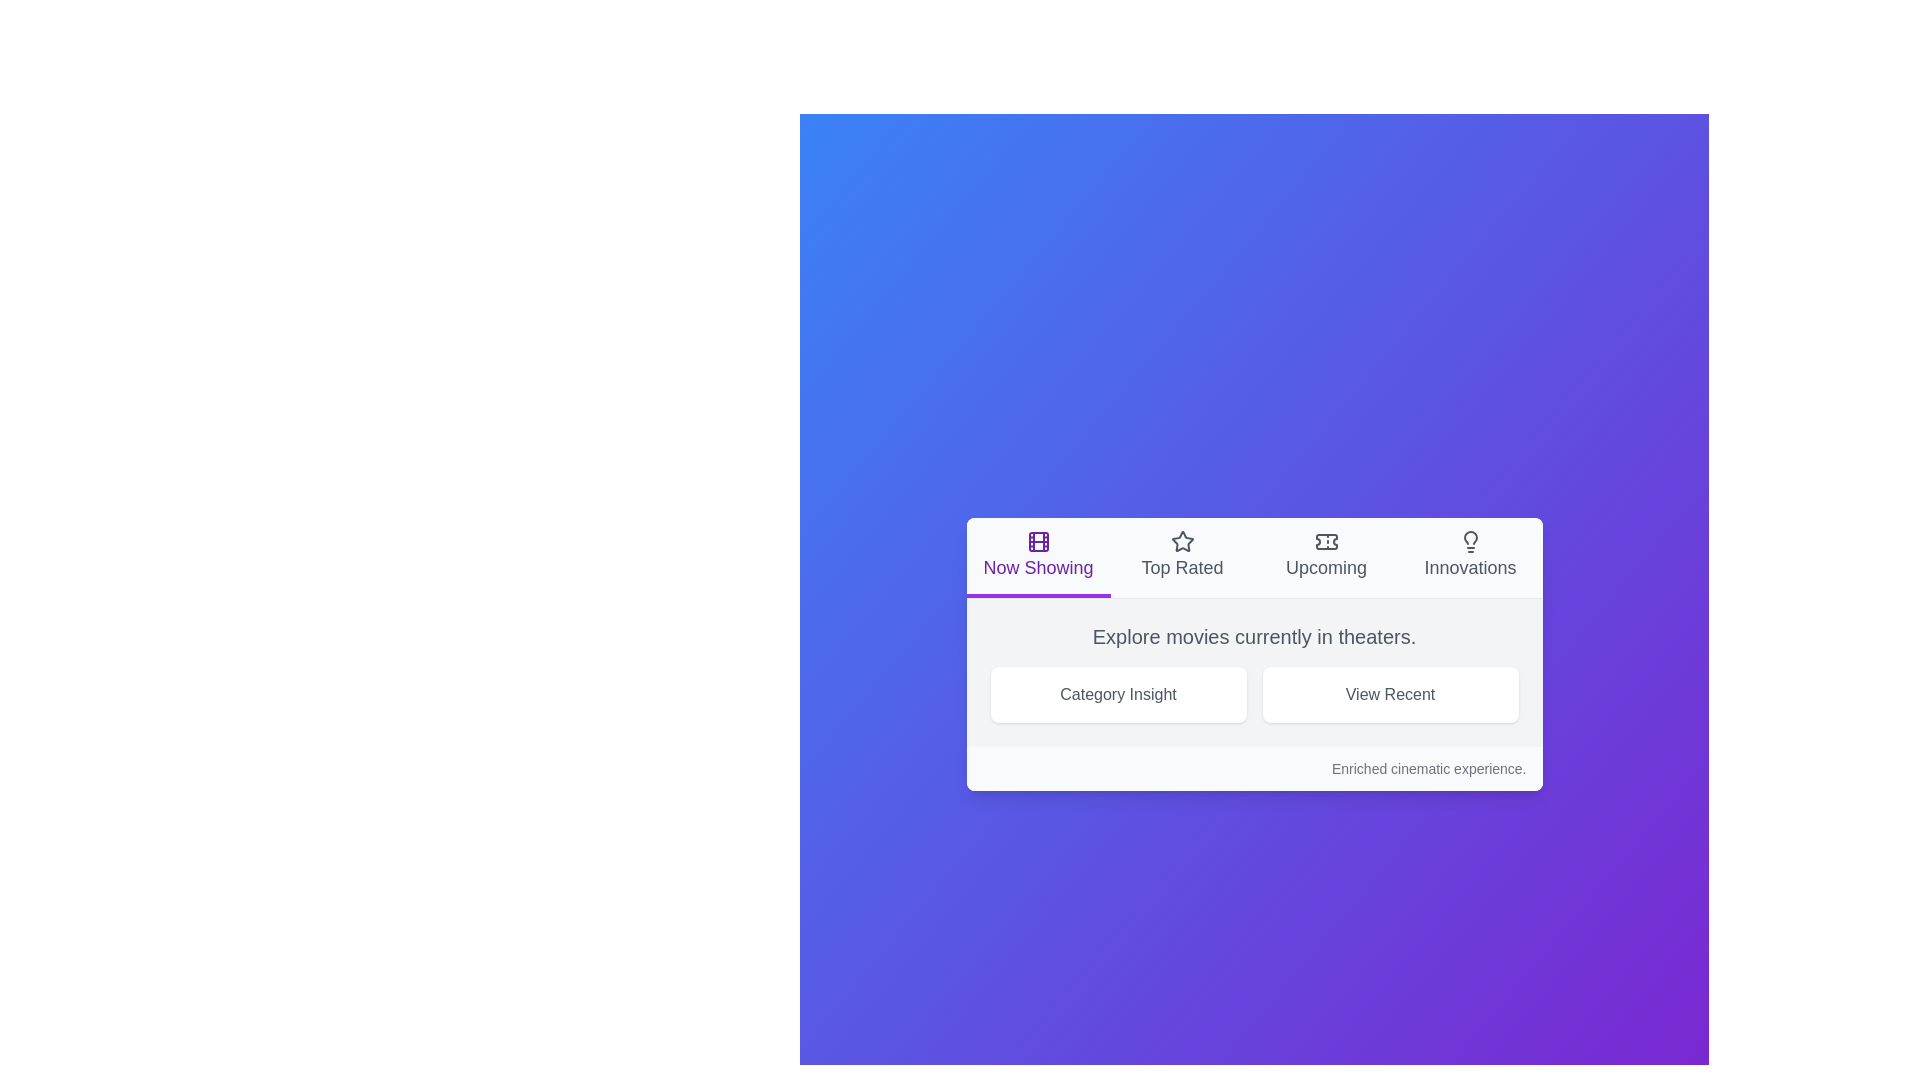 This screenshot has height=1080, width=1920. I want to click on the 'Now Showing' option in the interactive navigation tab, so click(1253, 558).